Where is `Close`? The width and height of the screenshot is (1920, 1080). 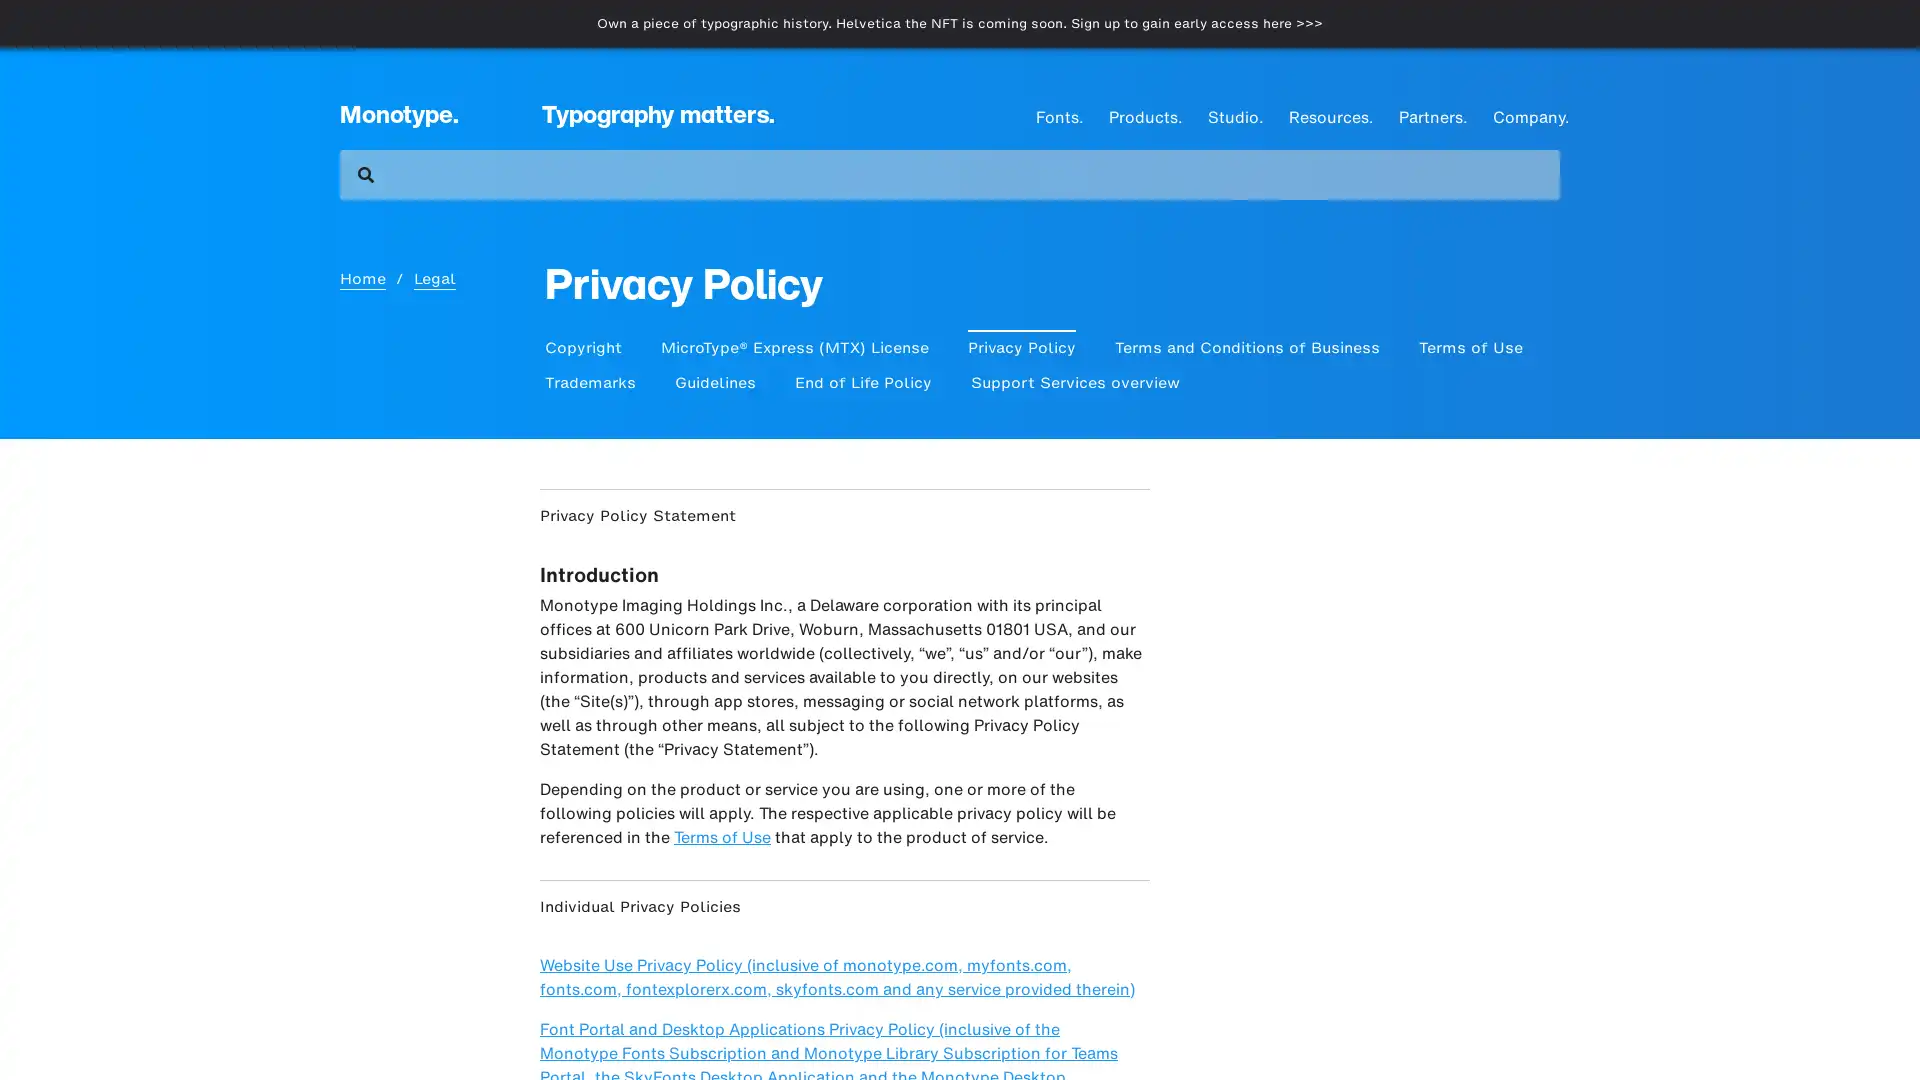 Close is located at coordinates (1886, 1035).